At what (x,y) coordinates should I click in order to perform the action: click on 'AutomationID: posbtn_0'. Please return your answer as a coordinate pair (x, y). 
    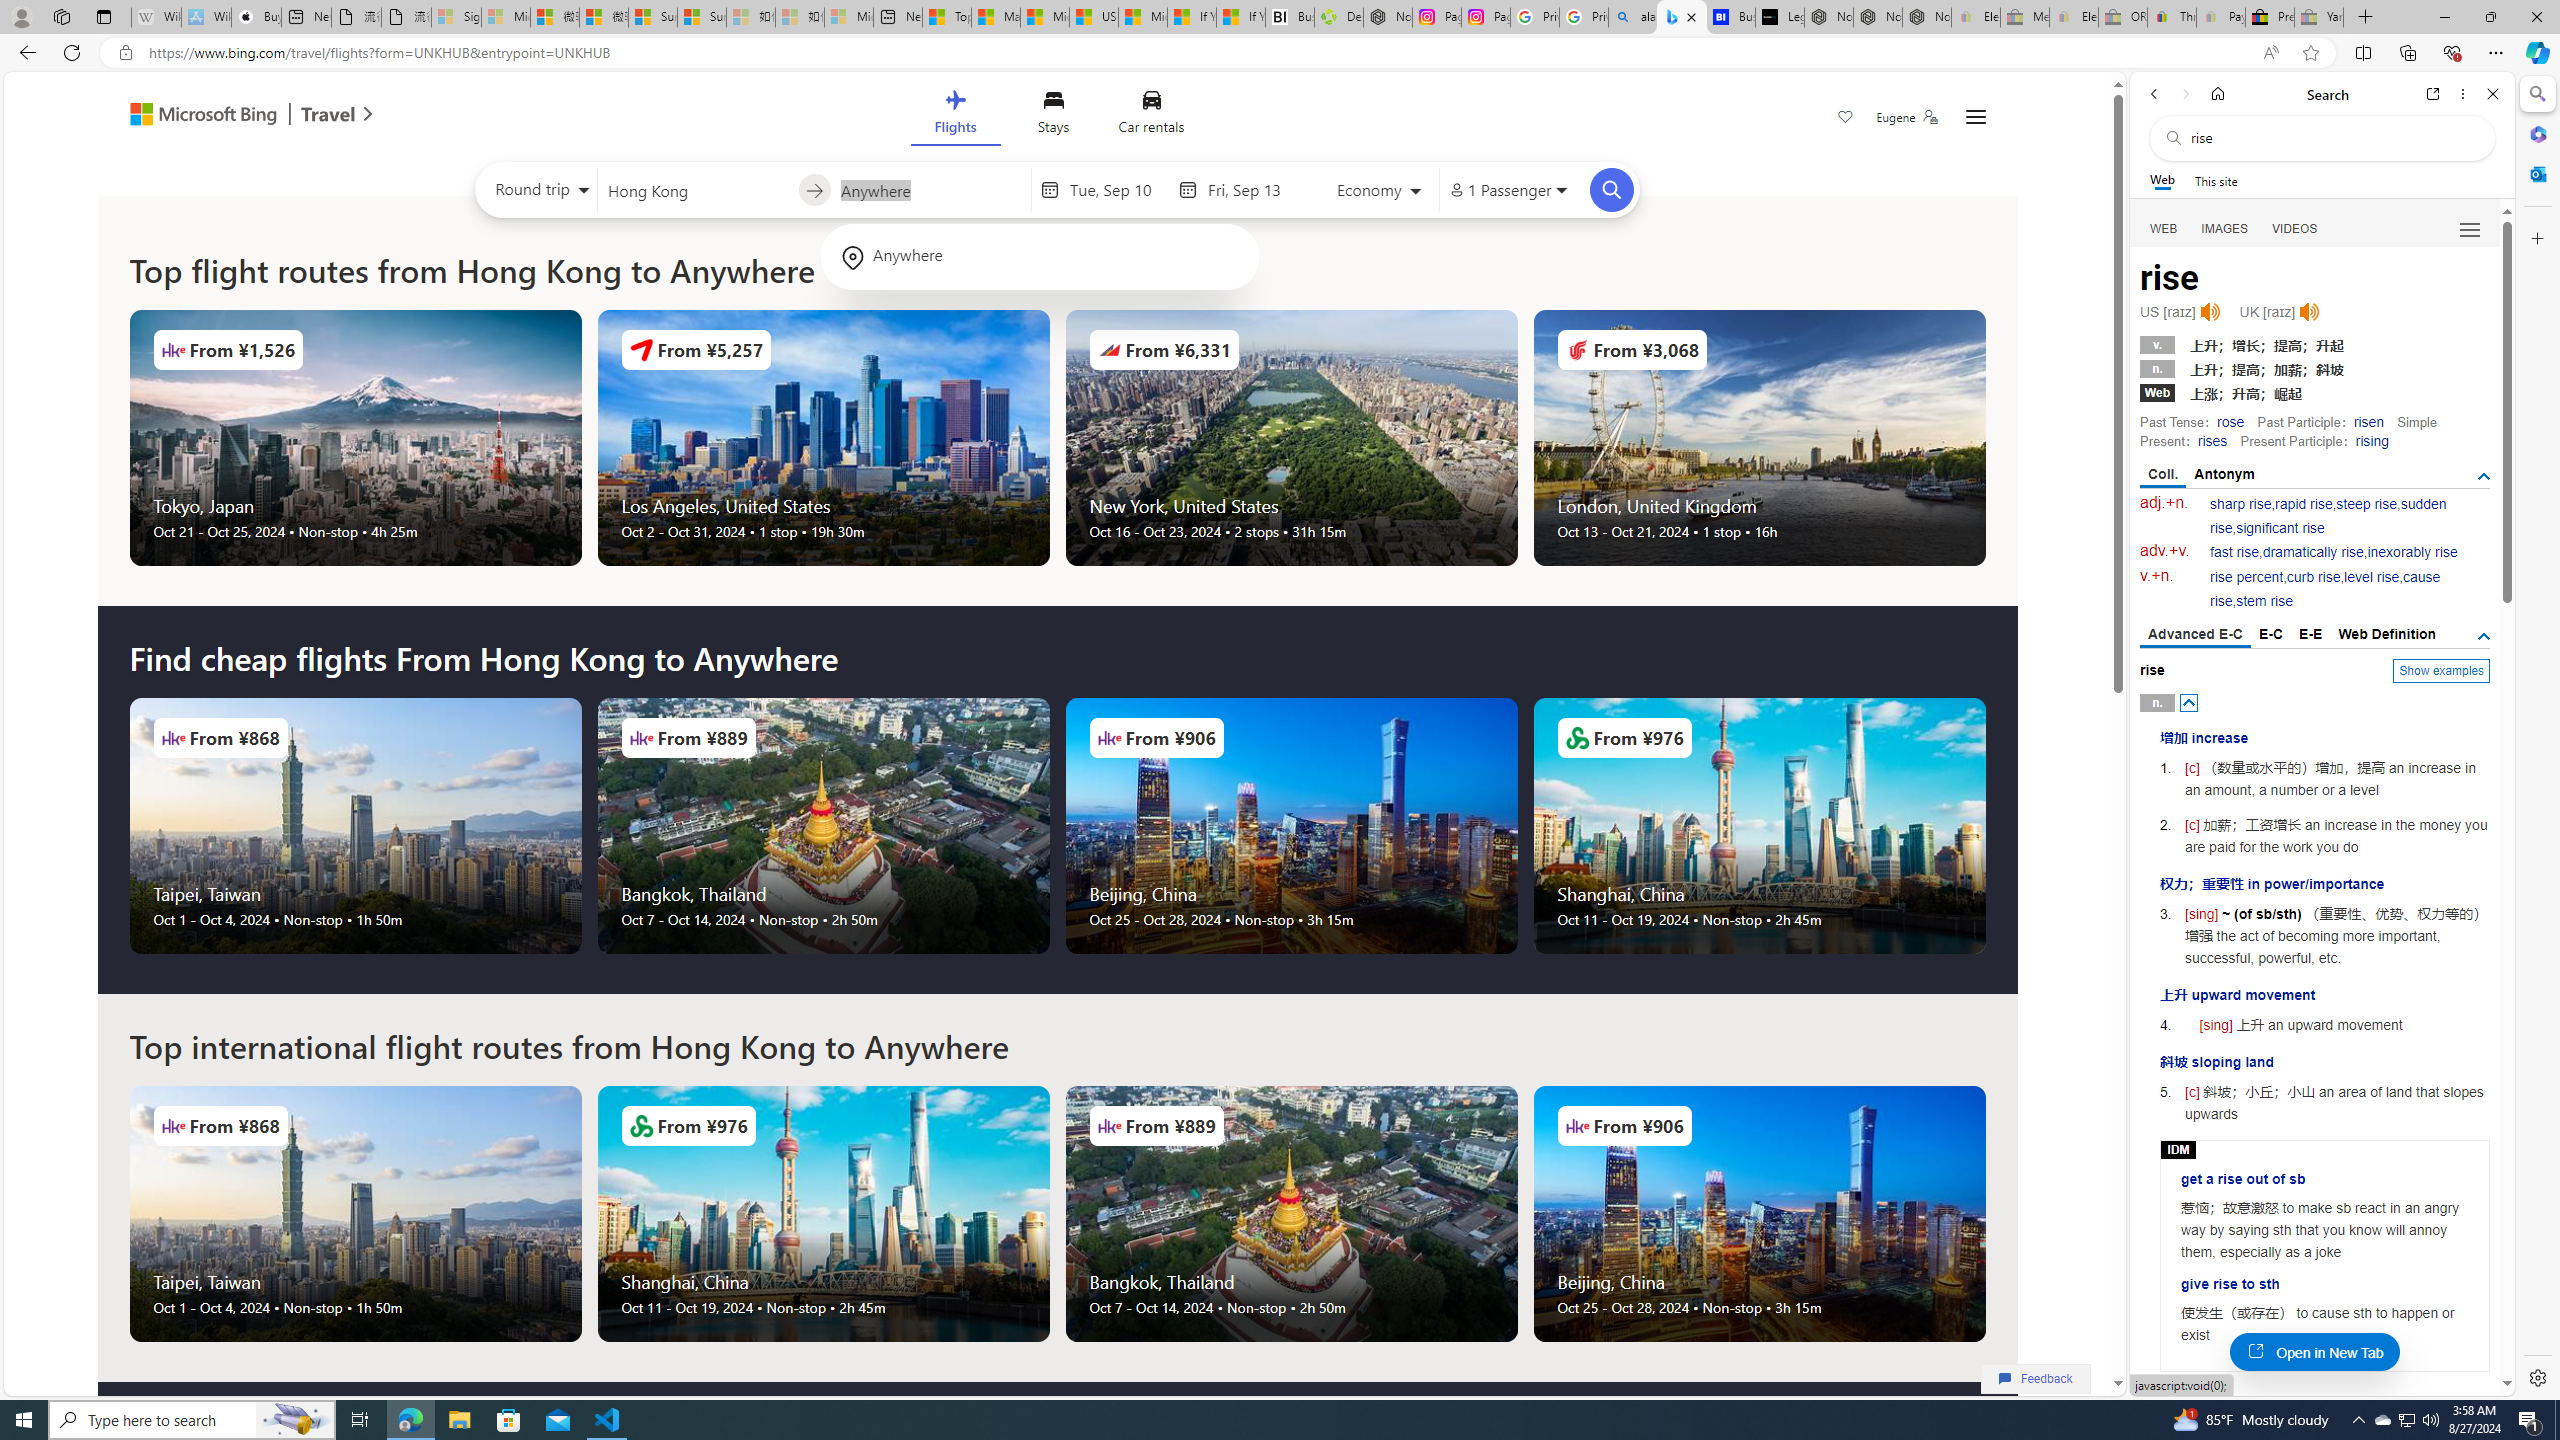
    Looking at the image, I should click on (2189, 701).